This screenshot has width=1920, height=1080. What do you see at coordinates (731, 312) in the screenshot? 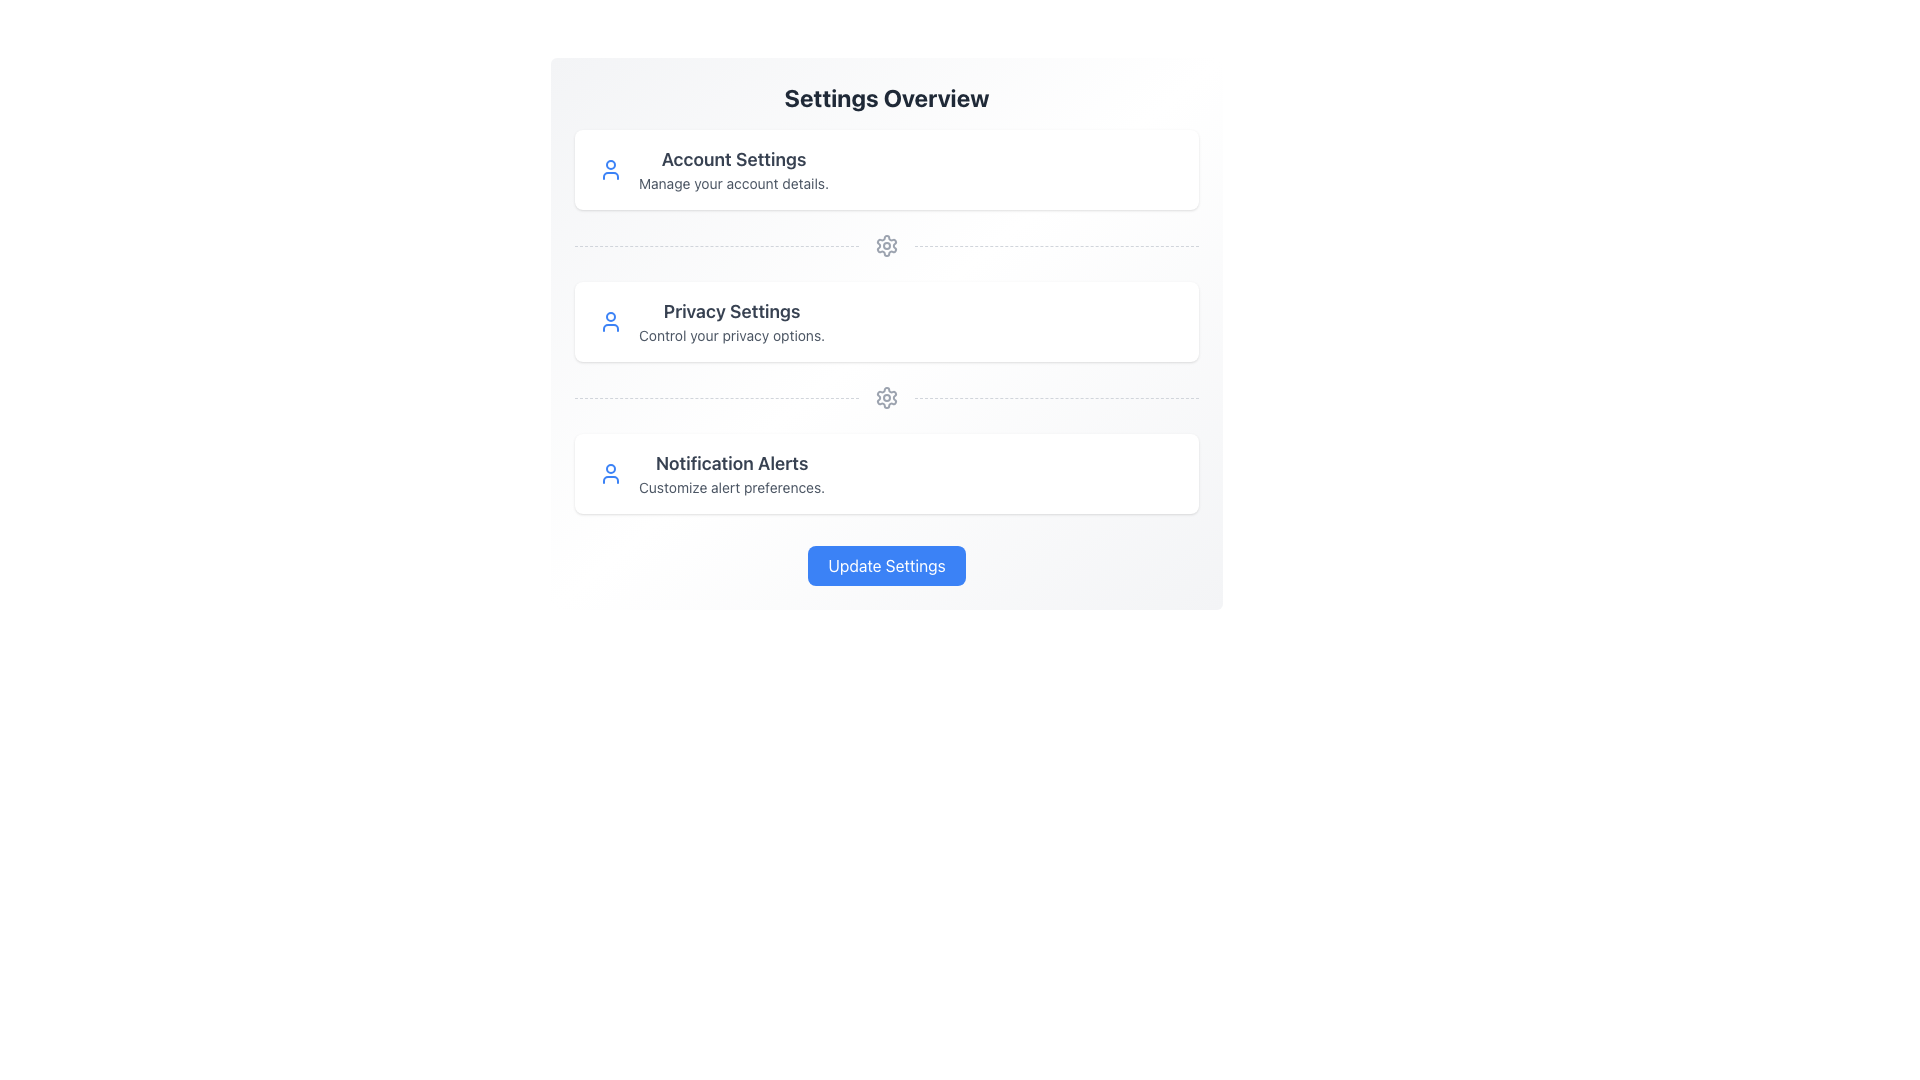
I see `the 'Privacy Settings' text element, which is styled in bold dark gray on a white background and positioned under 'Account Settings' in the 'Settings Overview' section` at bounding box center [731, 312].